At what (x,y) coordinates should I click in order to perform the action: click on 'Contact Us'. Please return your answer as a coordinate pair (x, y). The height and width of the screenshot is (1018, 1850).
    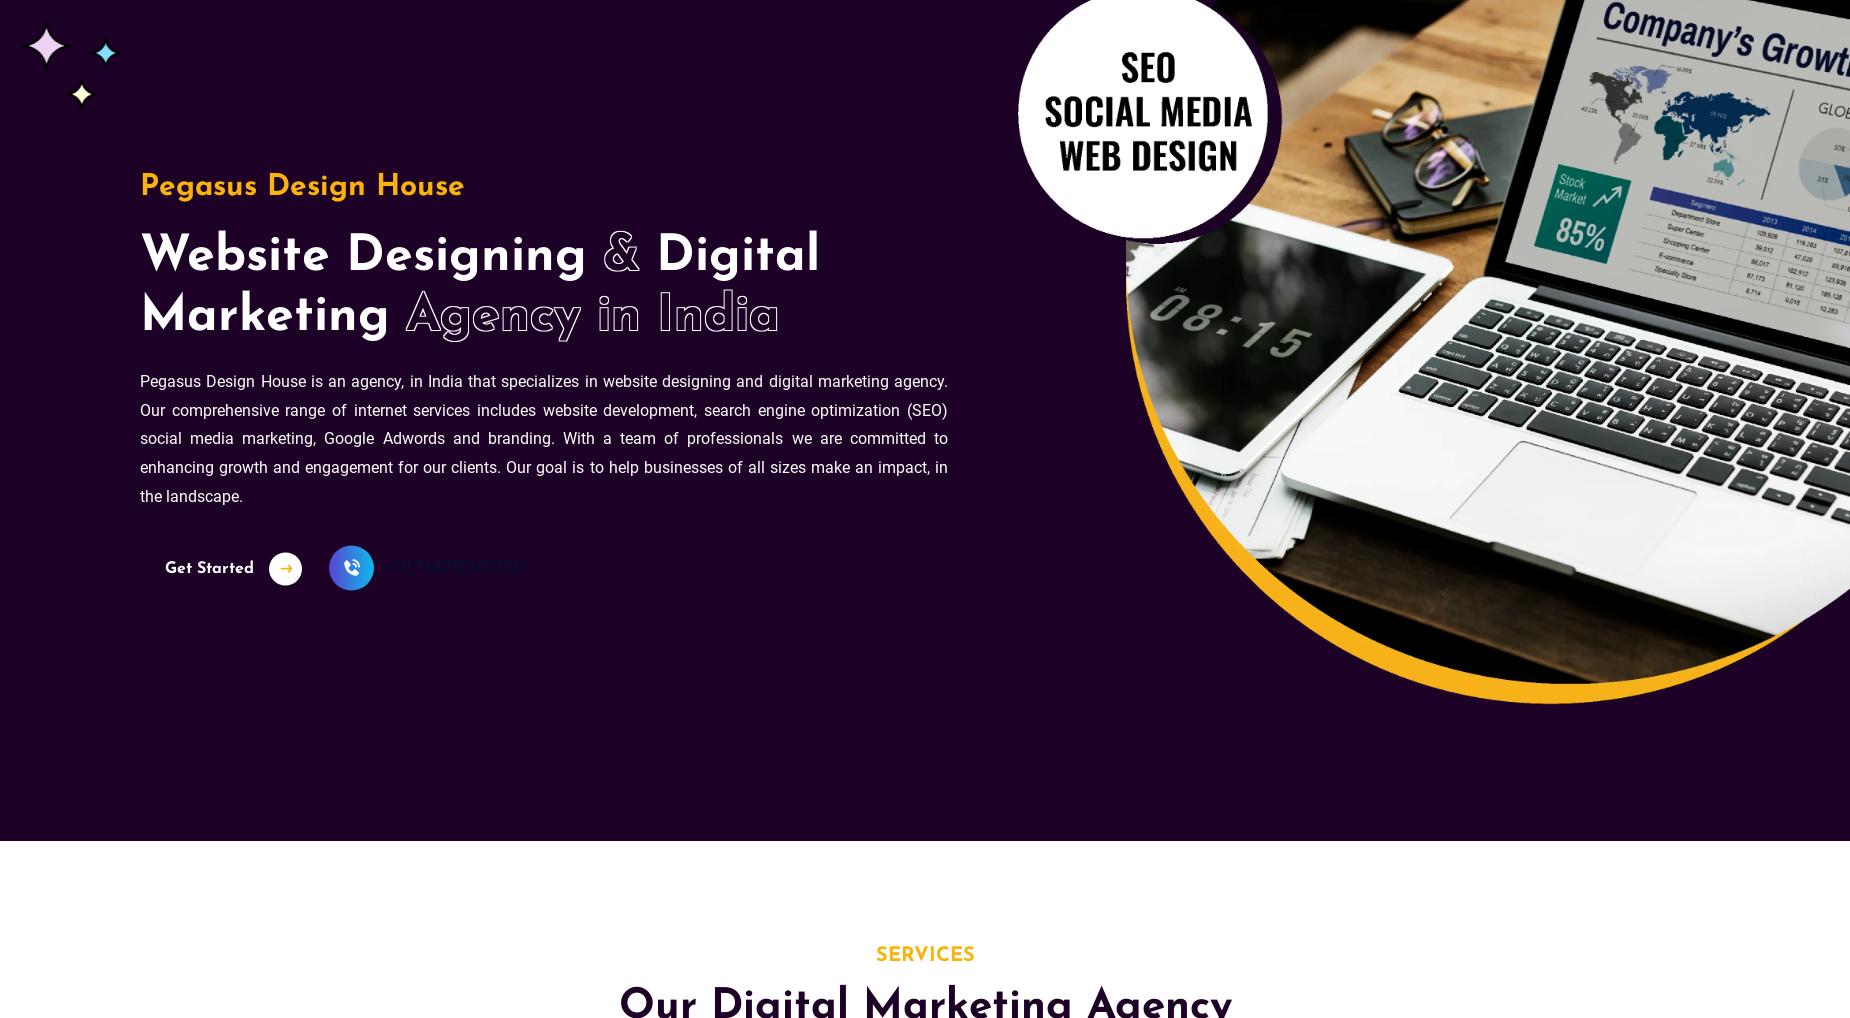
    Looking at the image, I should click on (754, 41).